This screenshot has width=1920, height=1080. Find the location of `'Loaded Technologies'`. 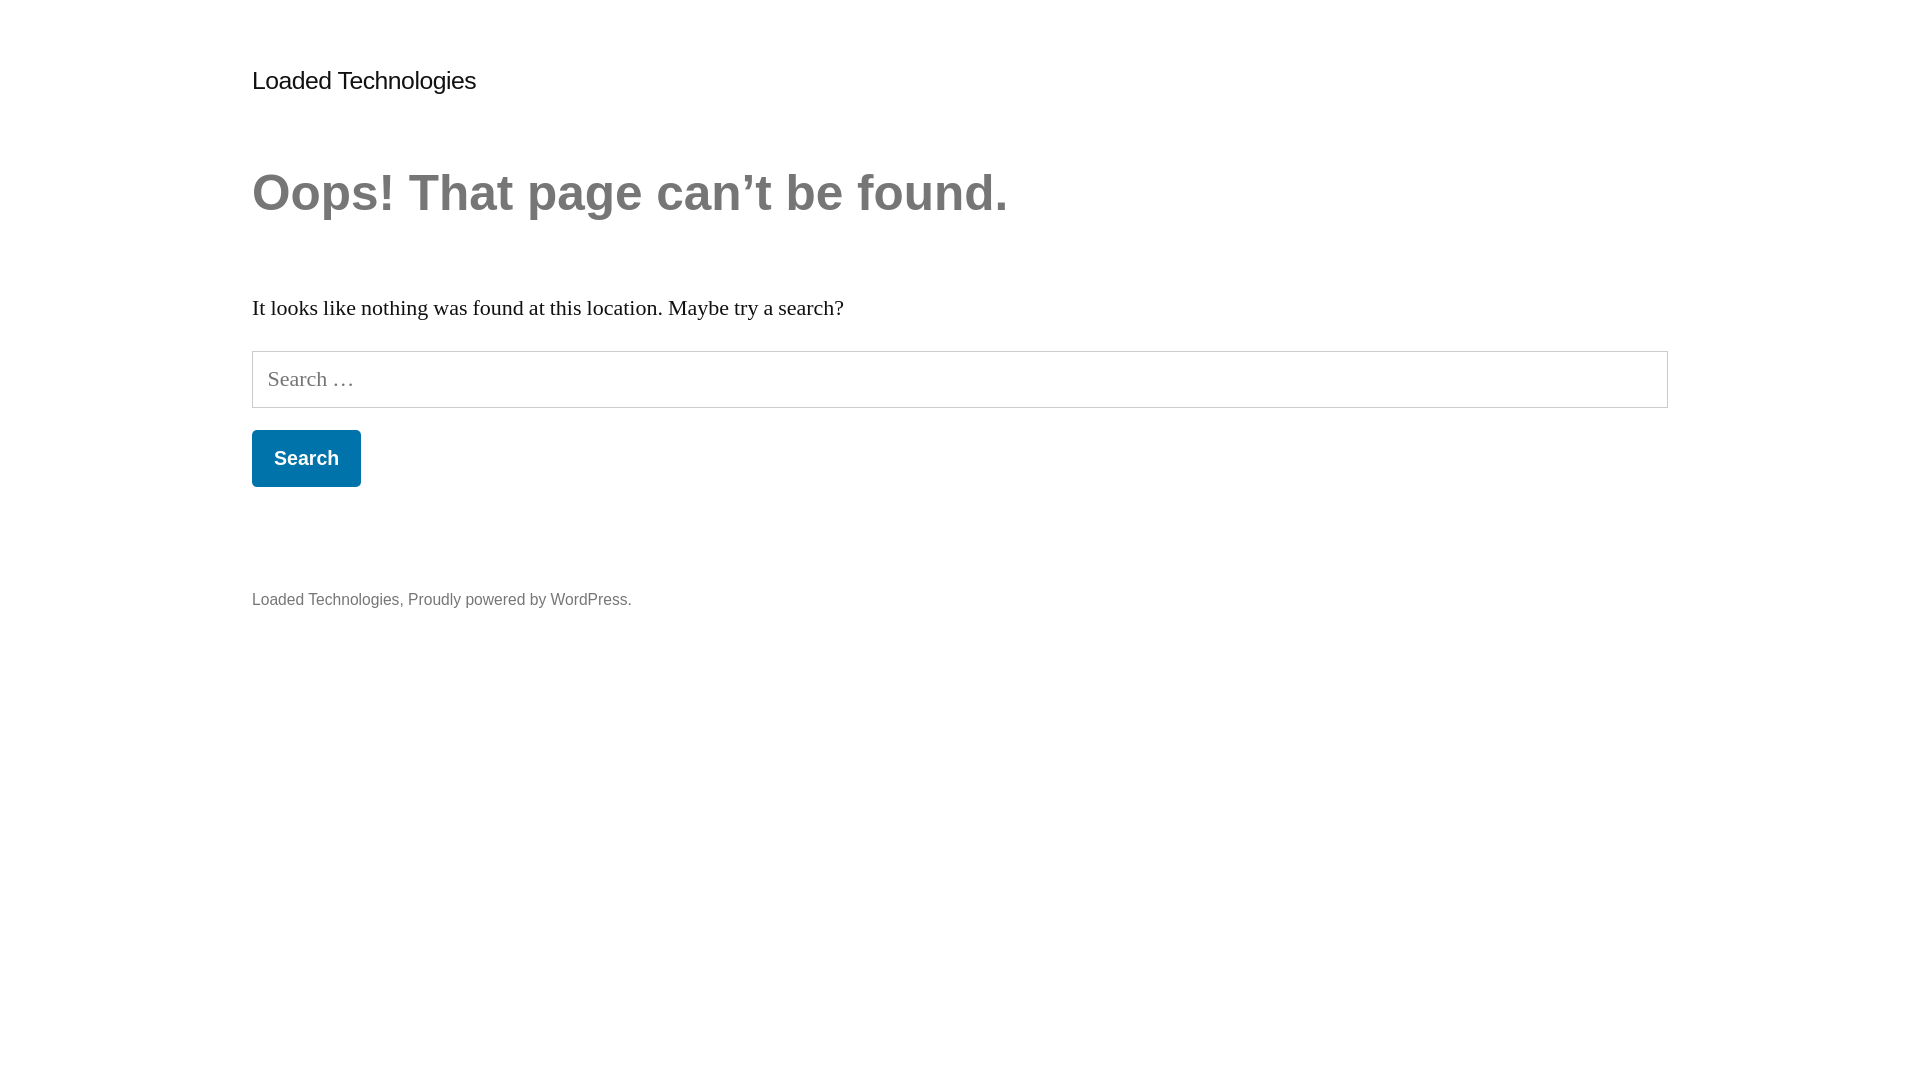

'Loaded Technologies' is located at coordinates (251, 598).